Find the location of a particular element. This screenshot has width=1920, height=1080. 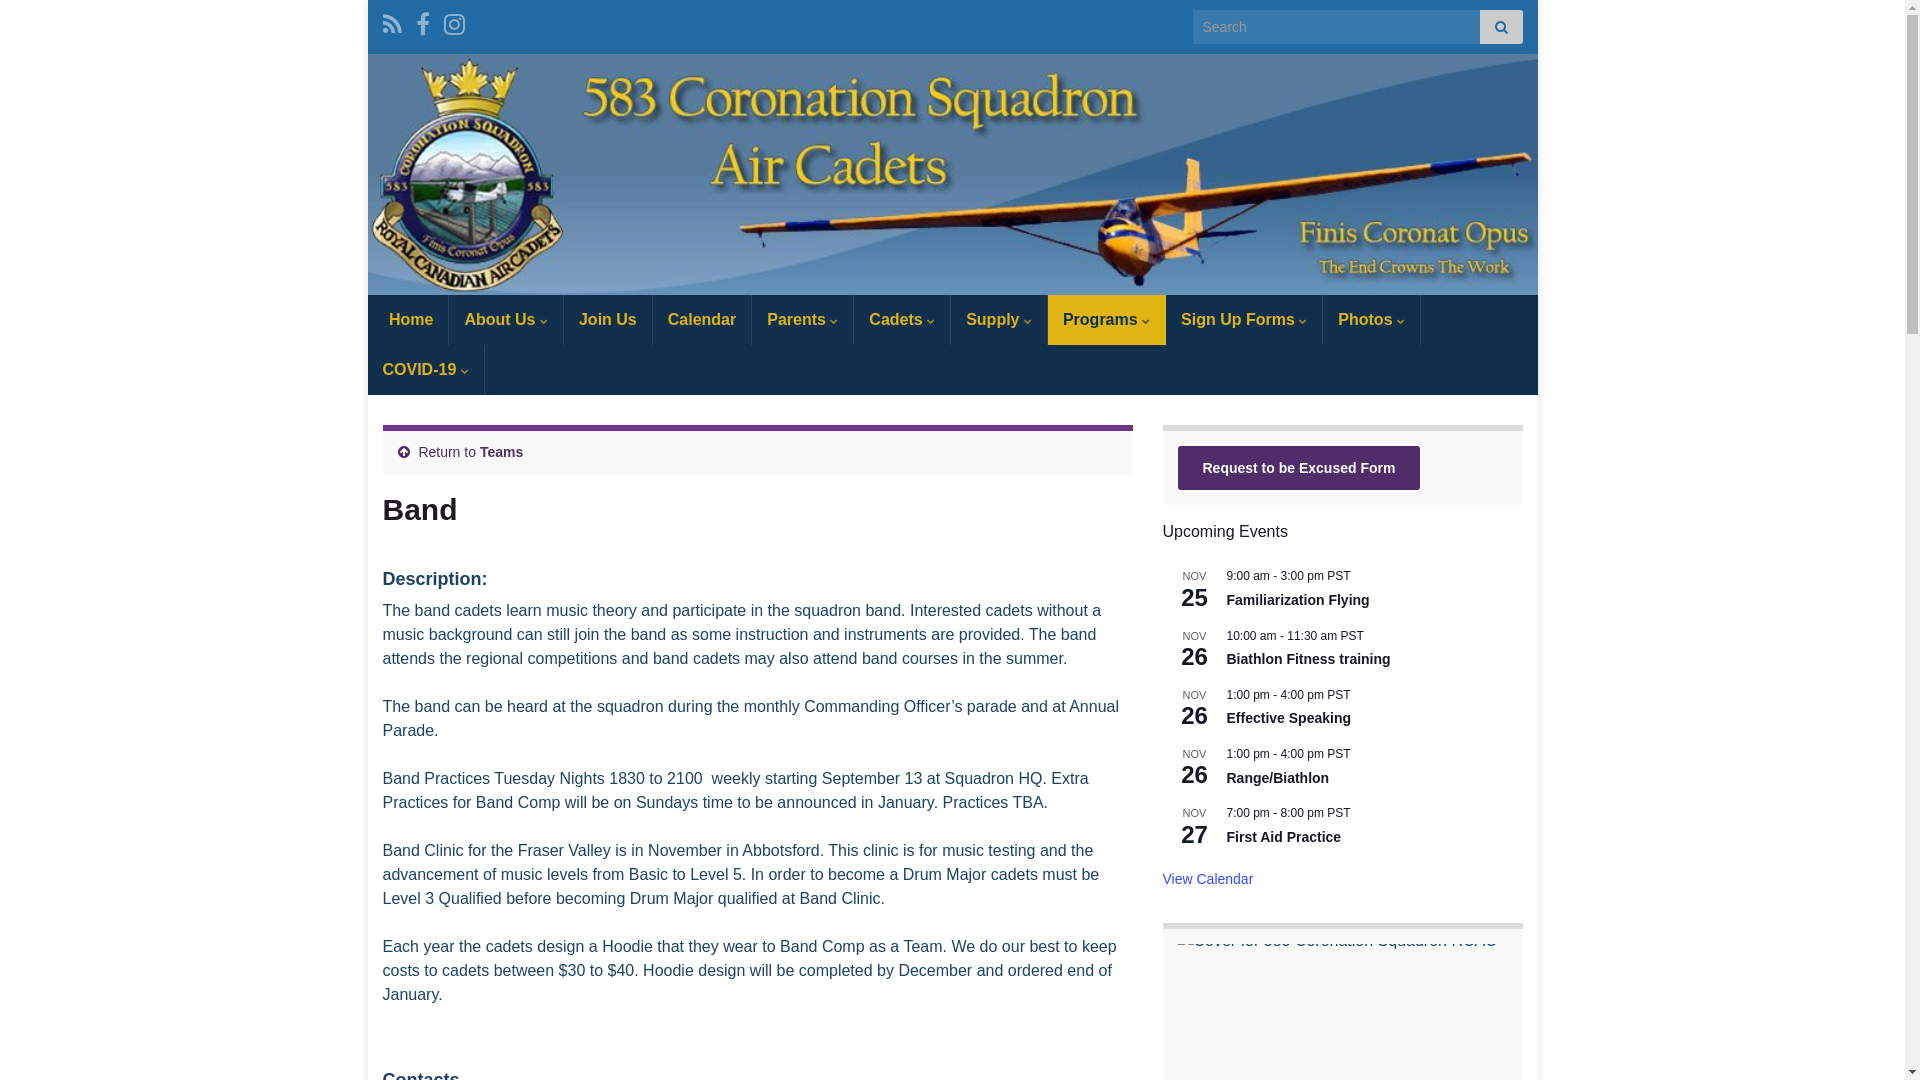

'Range/Biathlon' is located at coordinates (1276, 777).